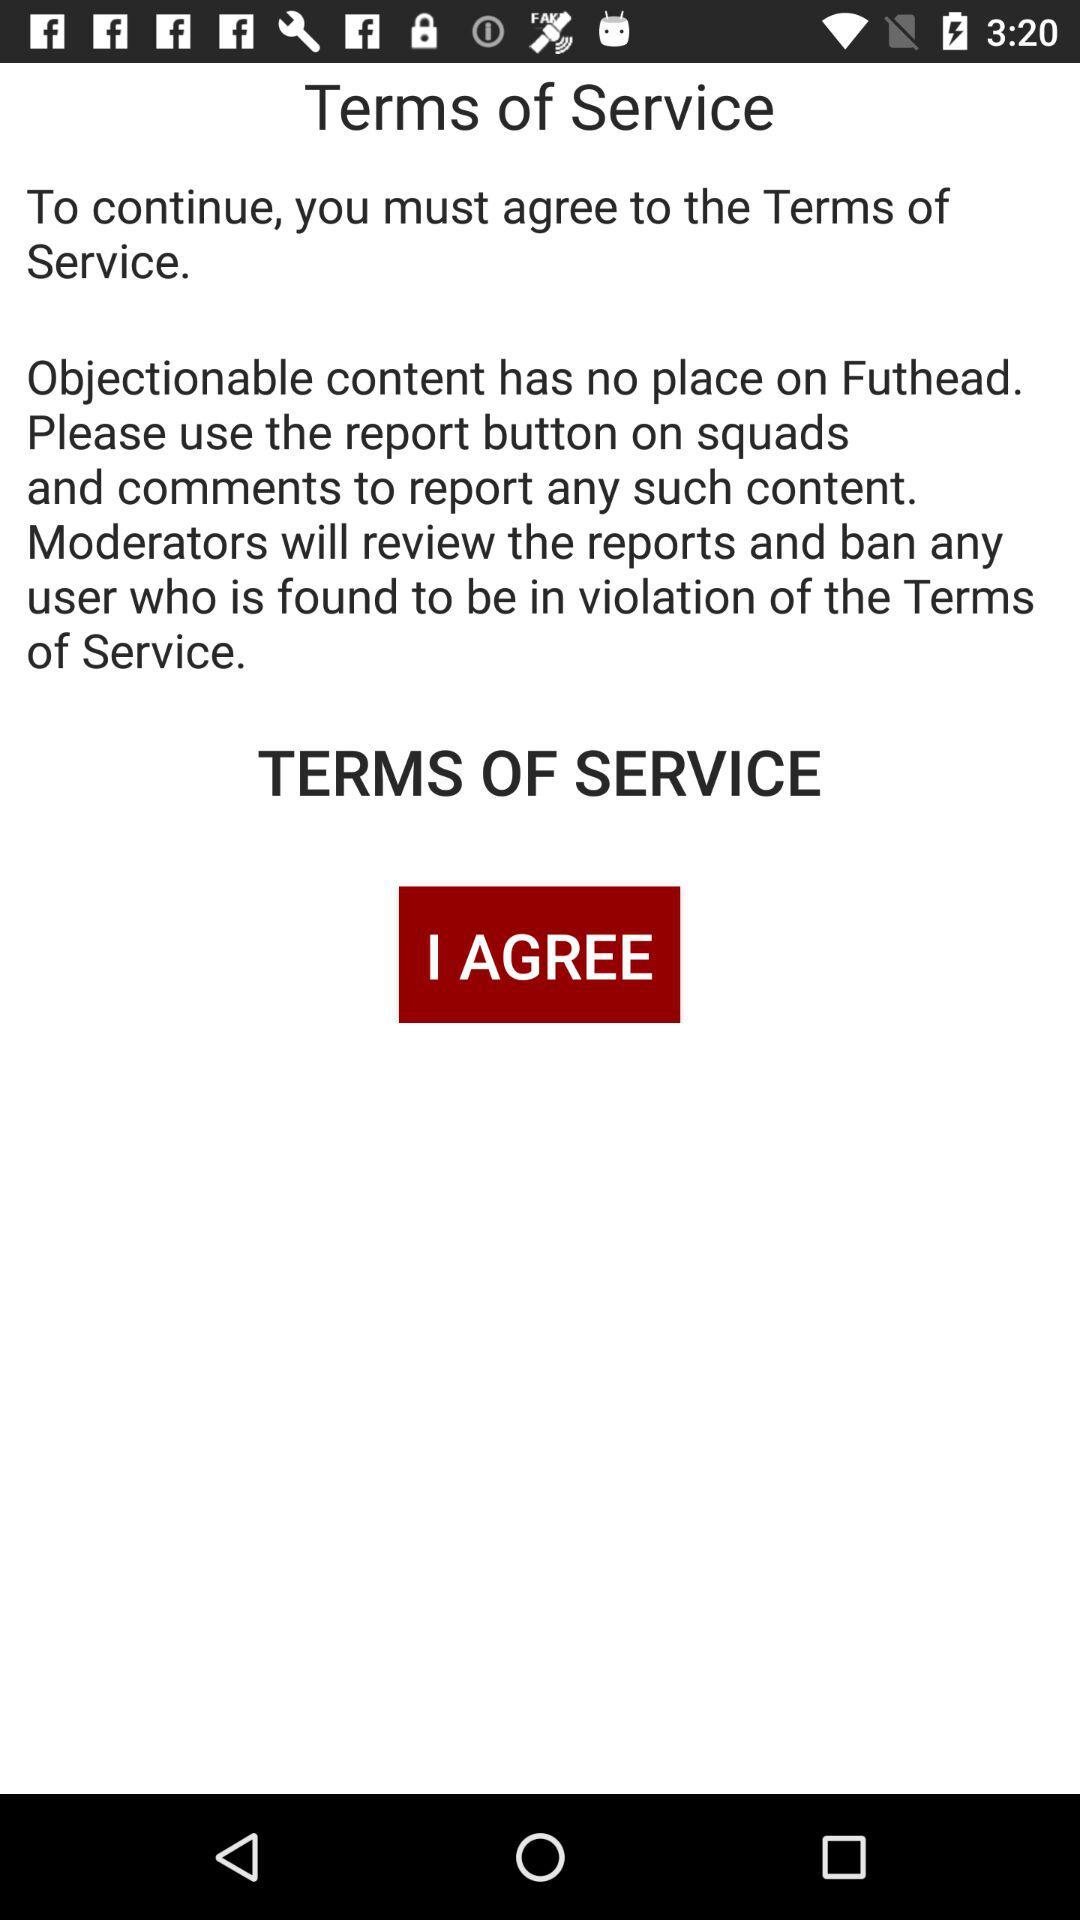  Describe the element at coordinates (538, 953) in the screenshot. I see `i agree item` at that location.